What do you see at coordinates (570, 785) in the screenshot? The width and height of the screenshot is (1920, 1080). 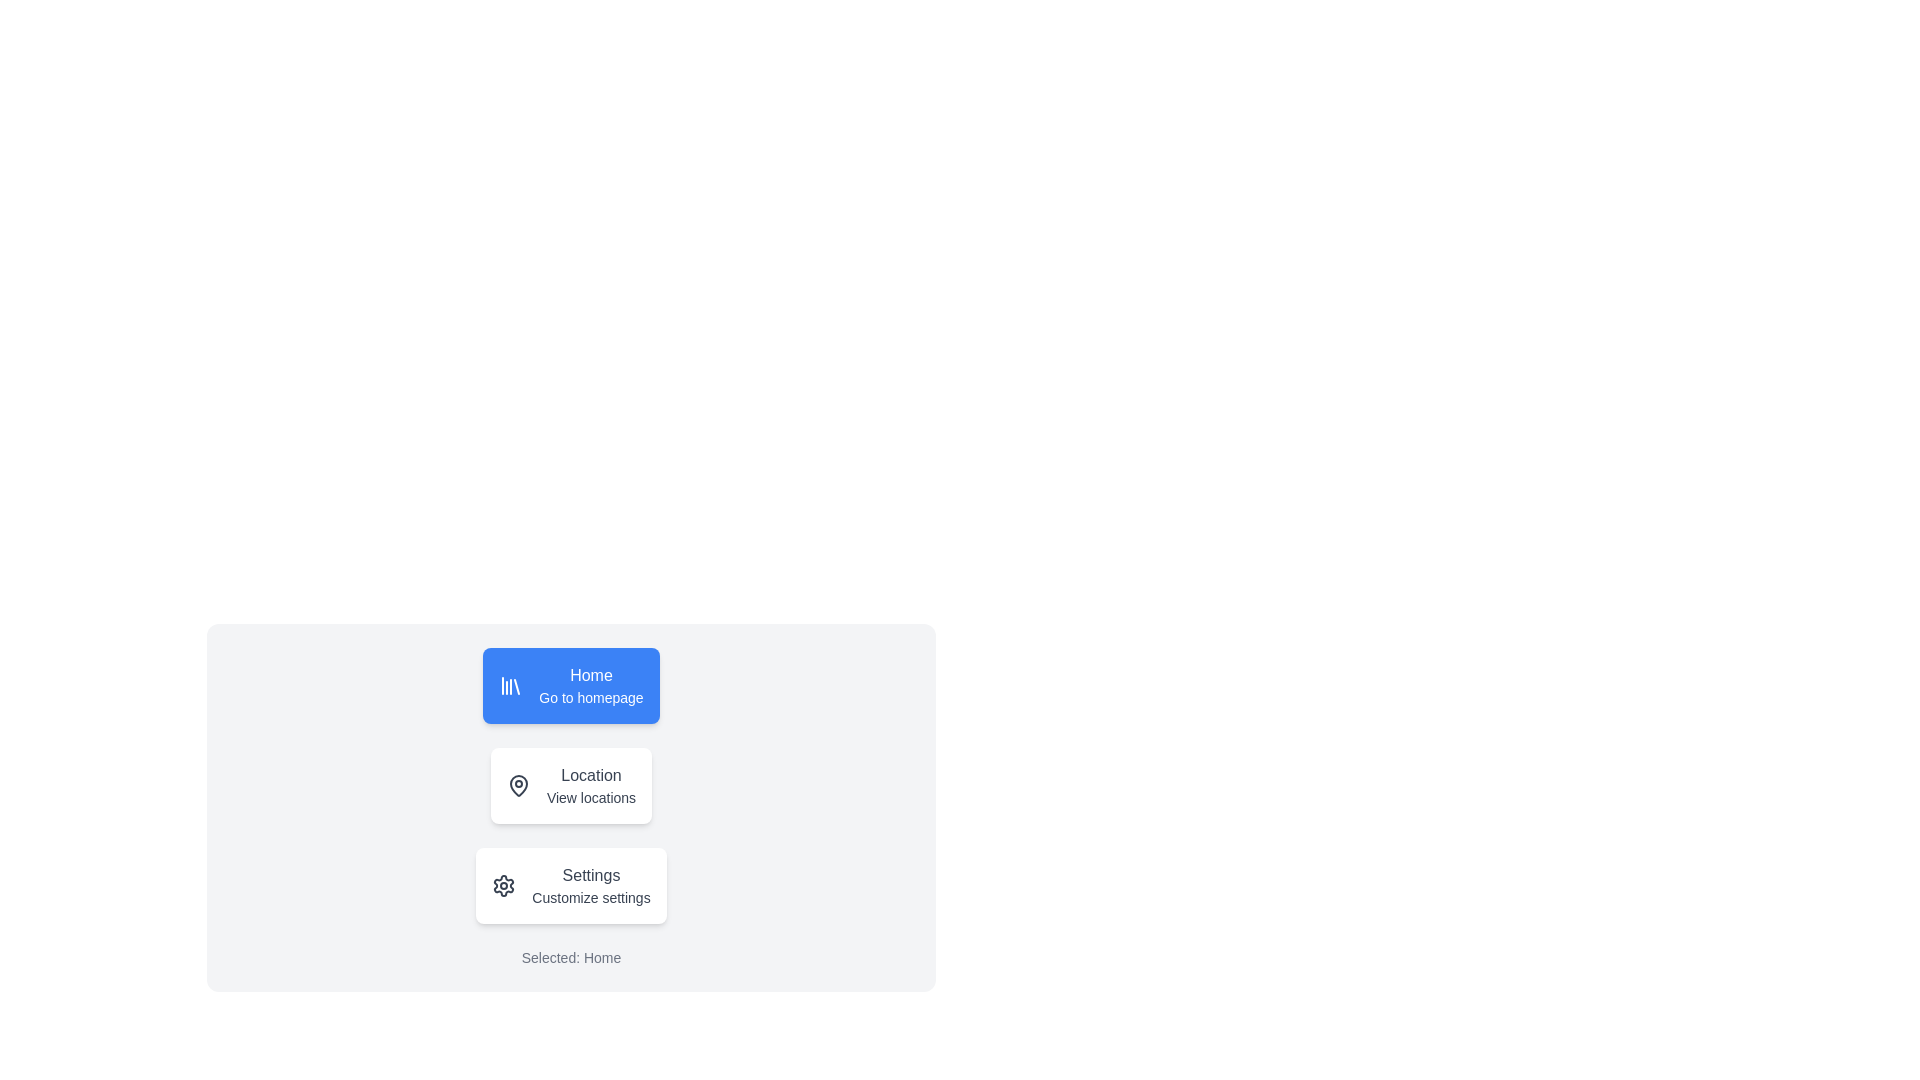 I see `the navigation item Location from the options: Home, Location, or Settings` at bounding box center [570, 785].